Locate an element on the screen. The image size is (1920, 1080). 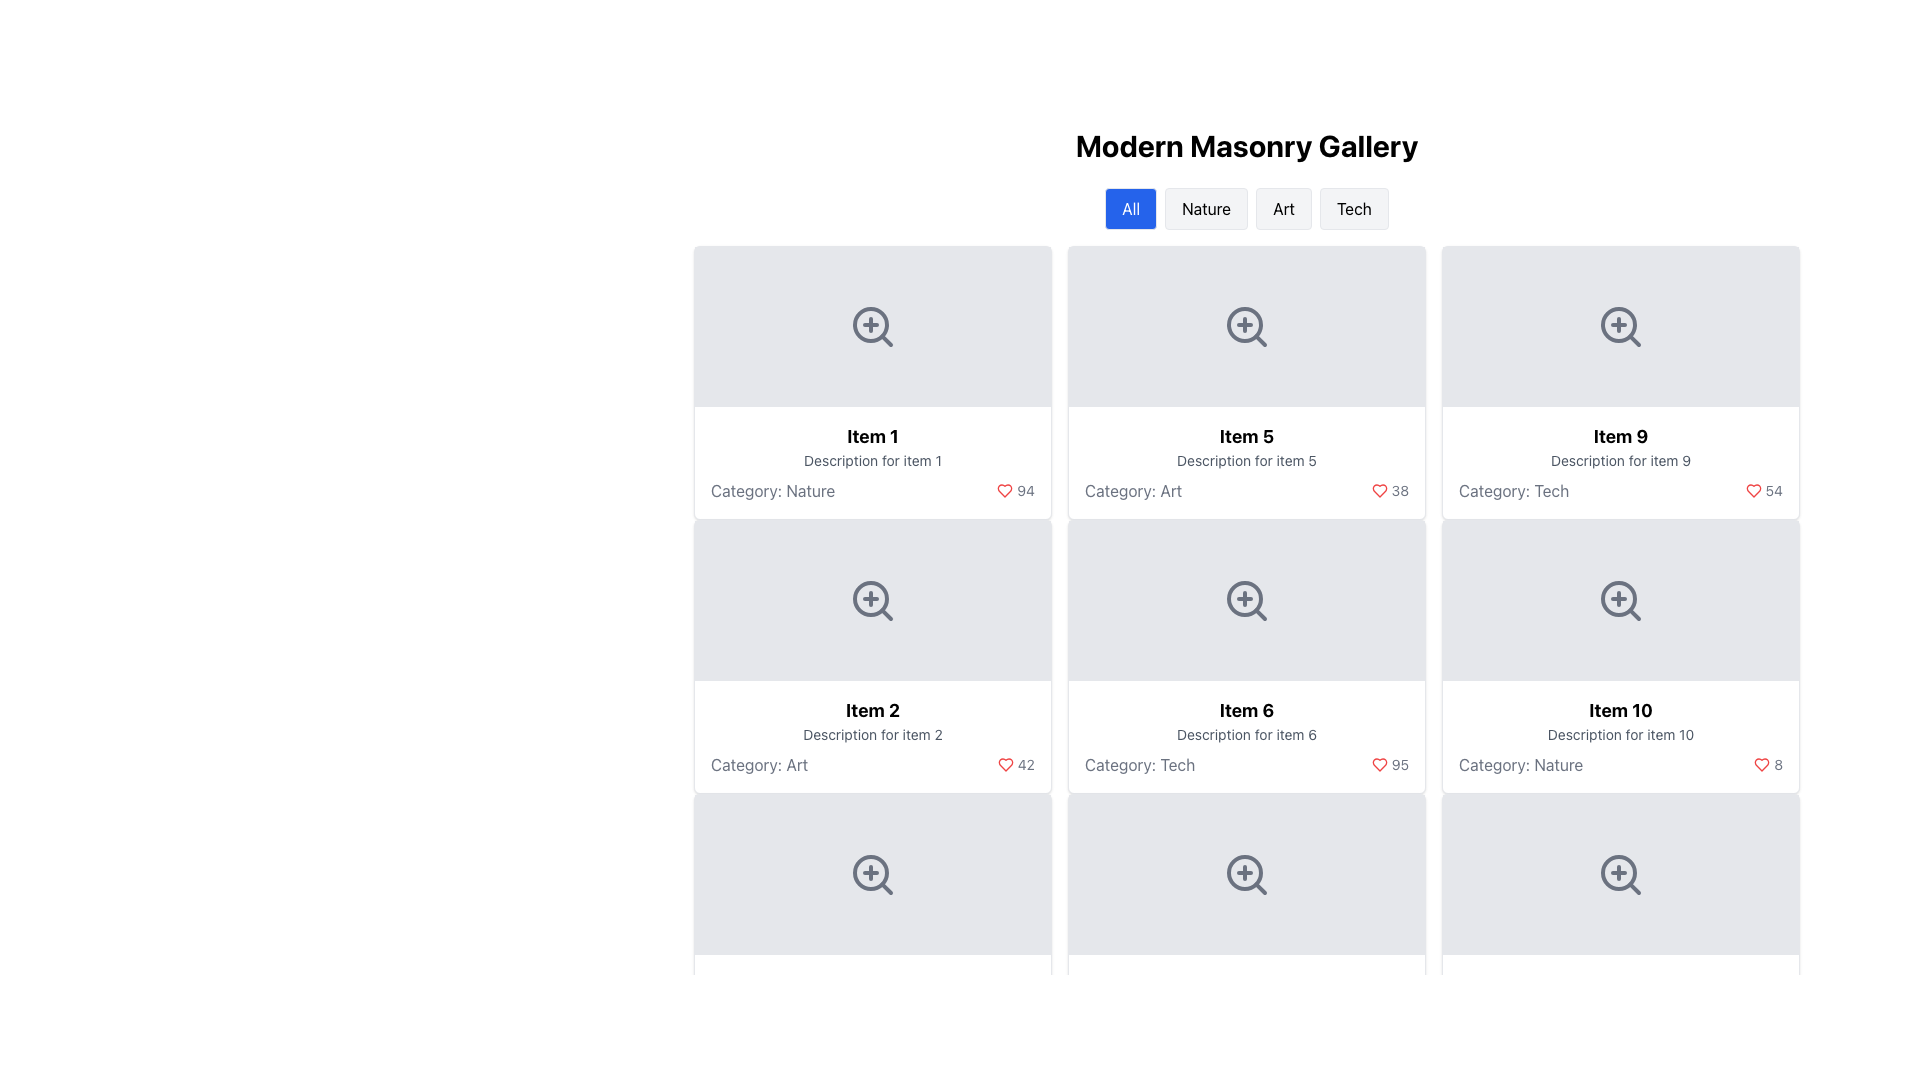
the zoom-in icon located at the bottom-right corner of the card for 'Item 10' is located at coordinates (1621, 600).